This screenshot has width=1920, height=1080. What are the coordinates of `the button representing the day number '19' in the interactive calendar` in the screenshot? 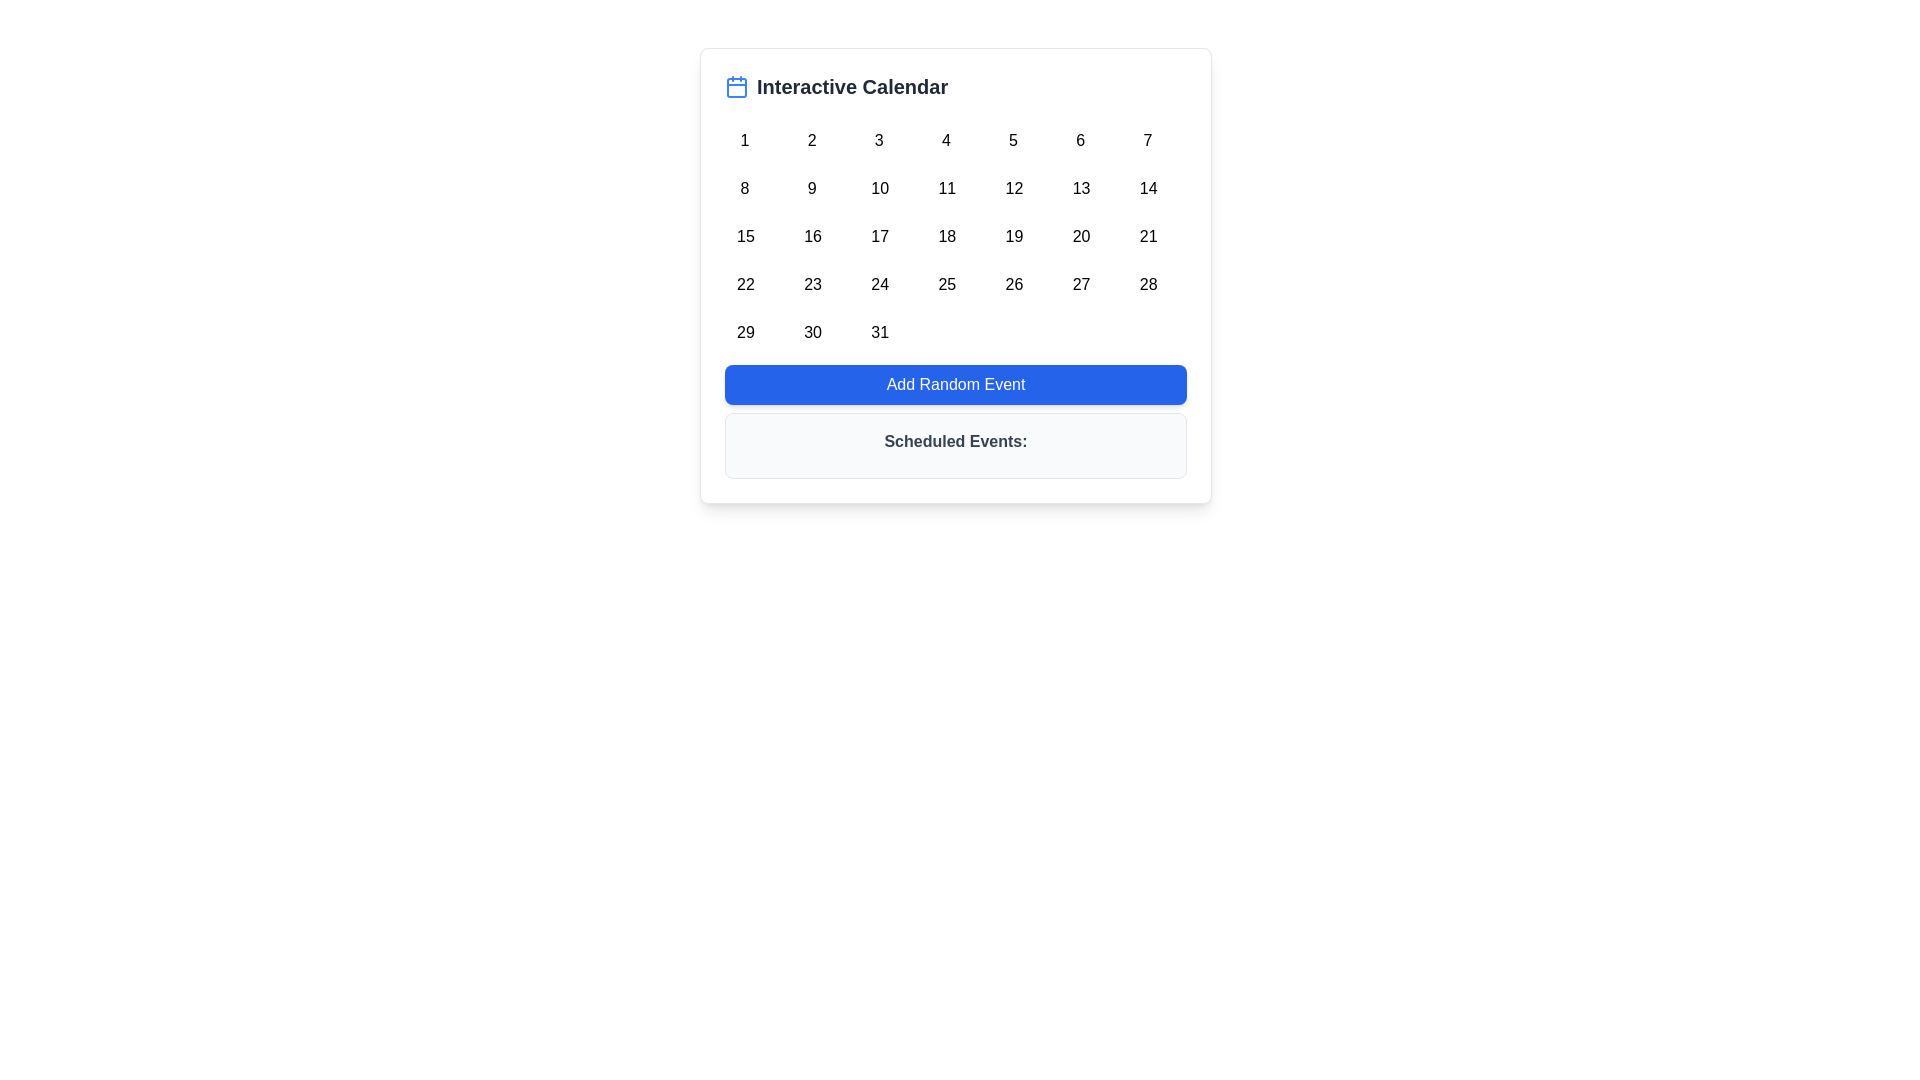 It's located at (1013, 231).